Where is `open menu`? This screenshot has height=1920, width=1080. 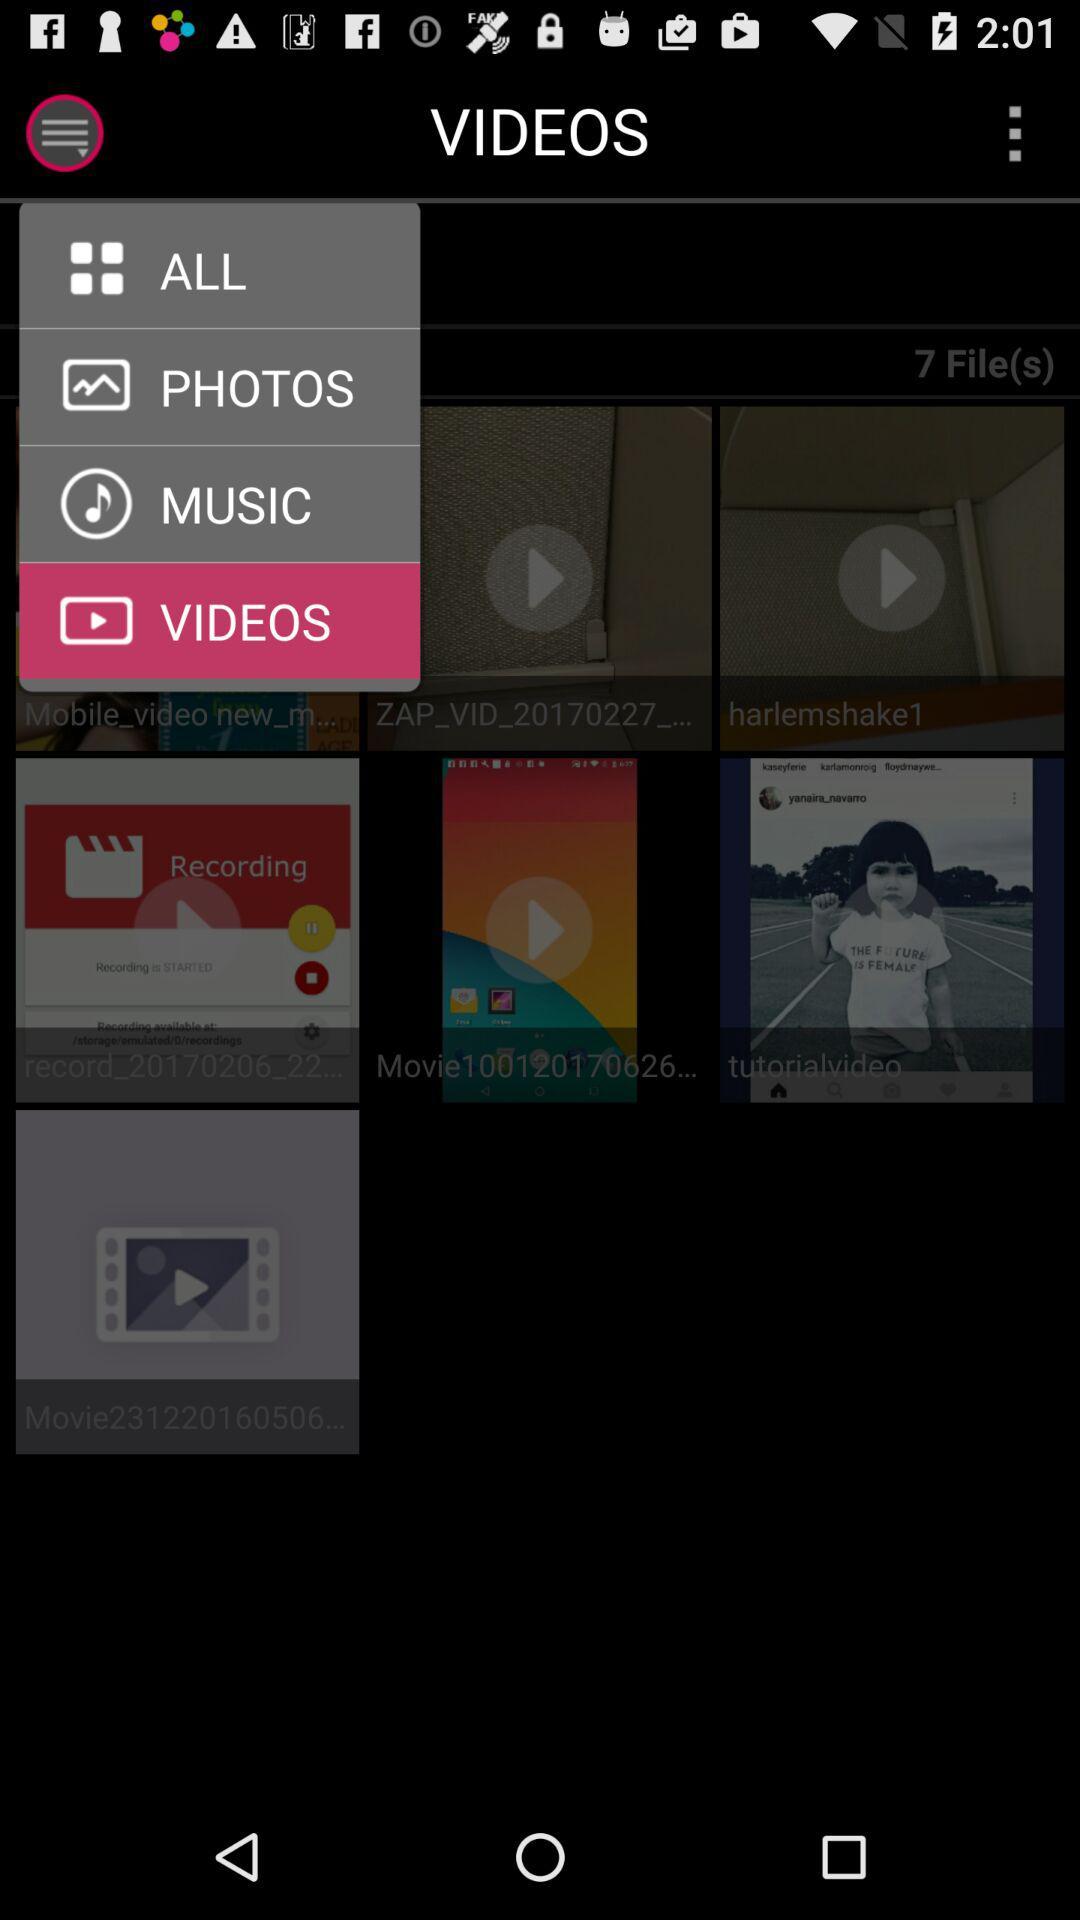 open menu is located at coordinates (1015, 132).